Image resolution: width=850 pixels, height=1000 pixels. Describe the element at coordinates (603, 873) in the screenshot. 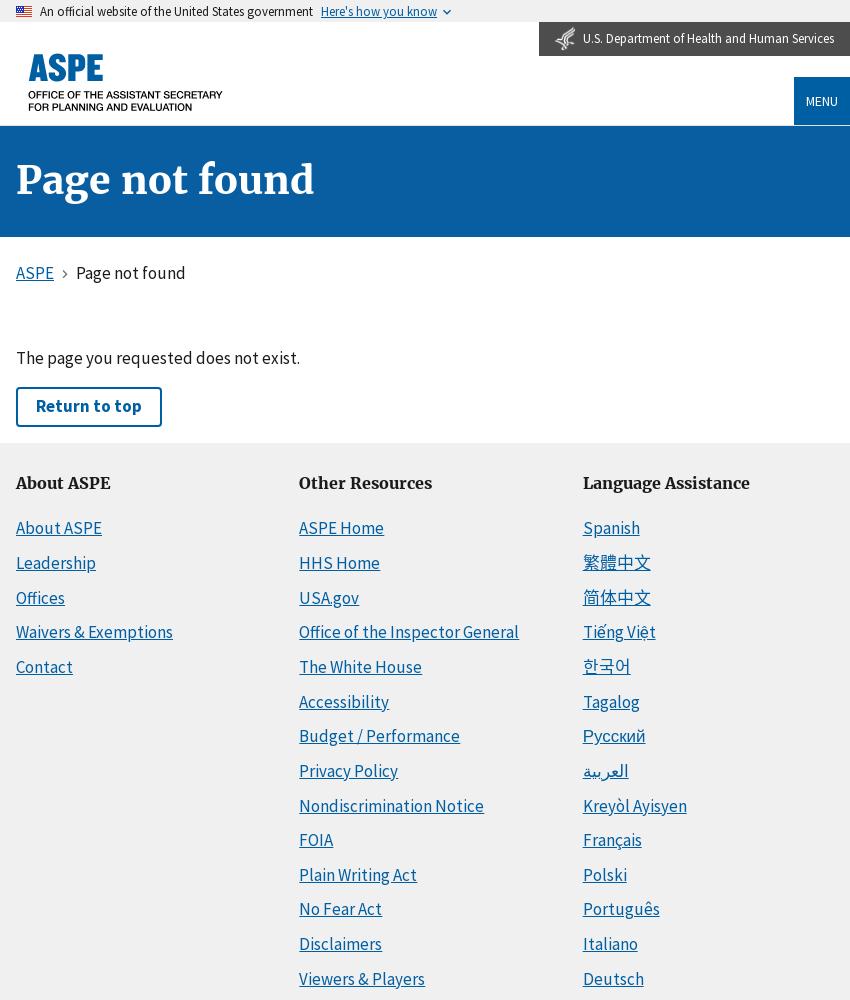

I see `'Polski'` at that location.